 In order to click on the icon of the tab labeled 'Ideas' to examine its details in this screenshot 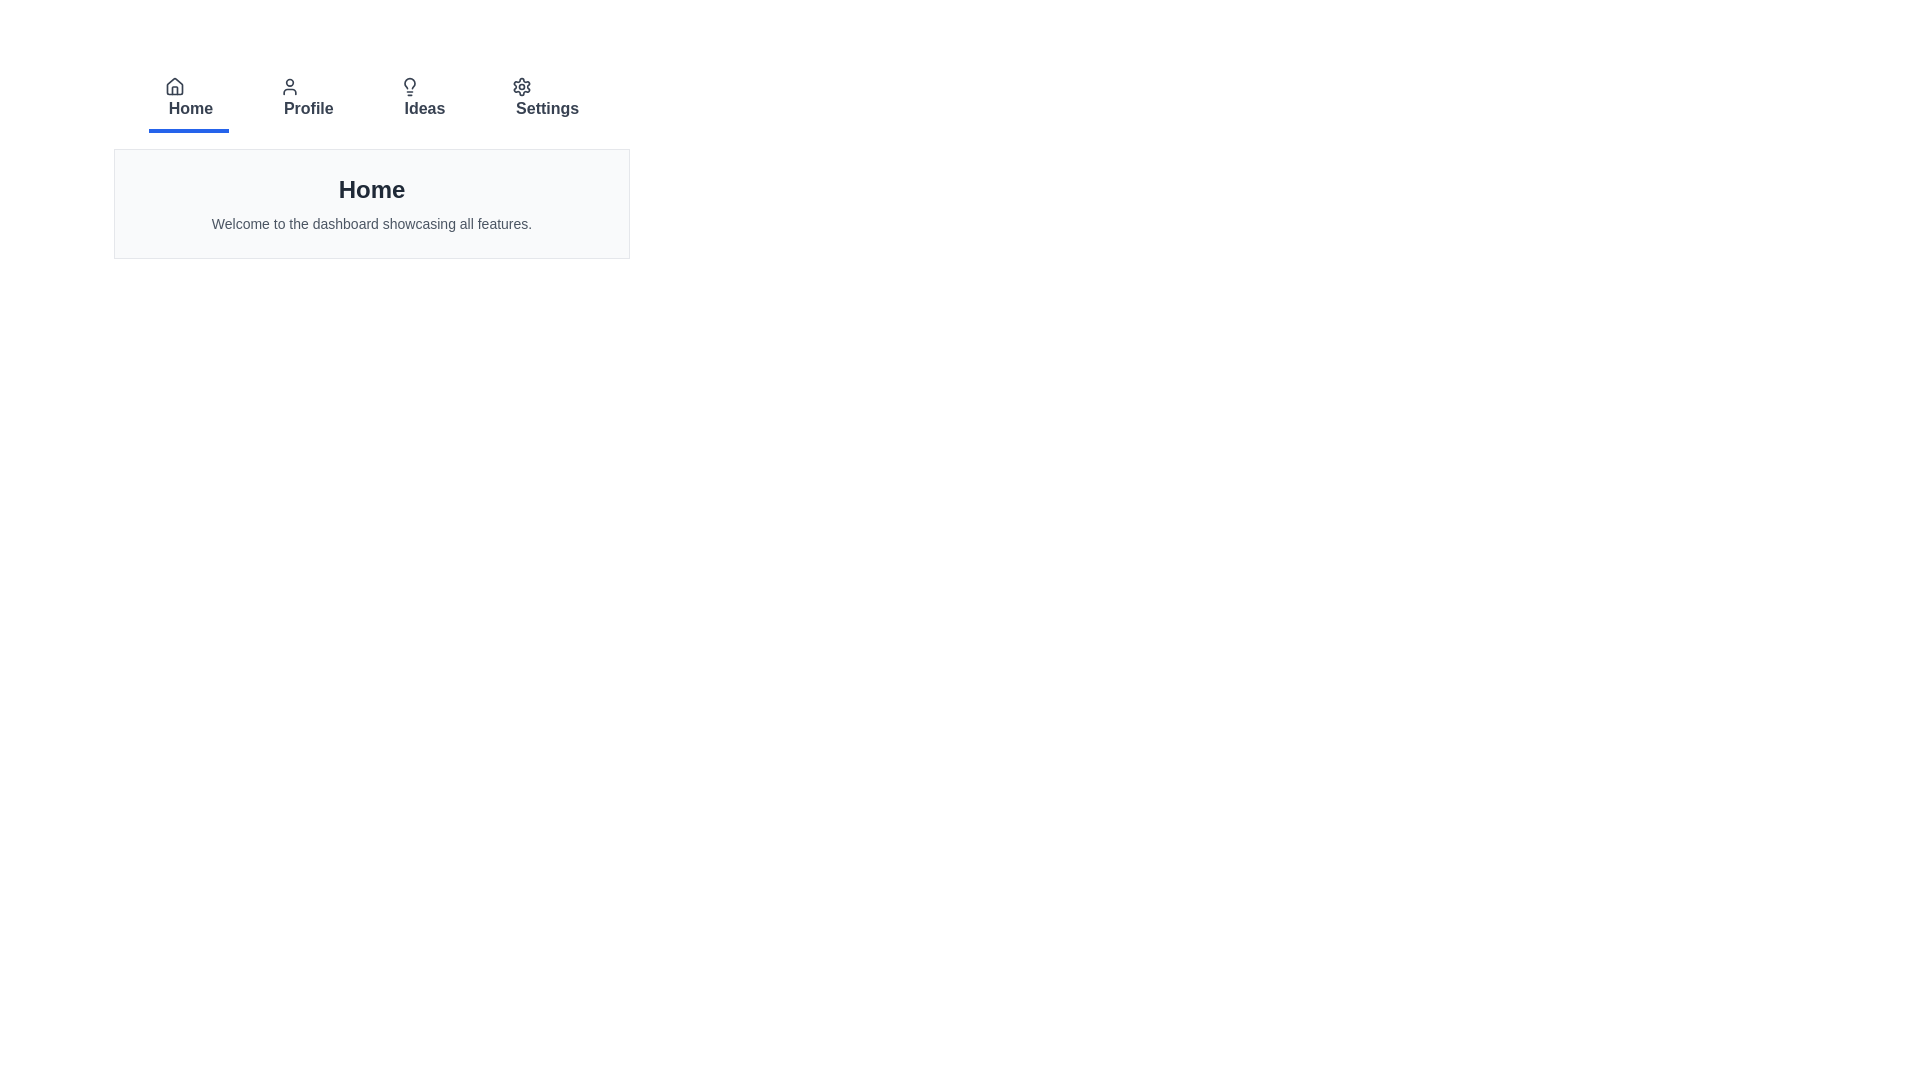, I will do `click(409, 86)`.